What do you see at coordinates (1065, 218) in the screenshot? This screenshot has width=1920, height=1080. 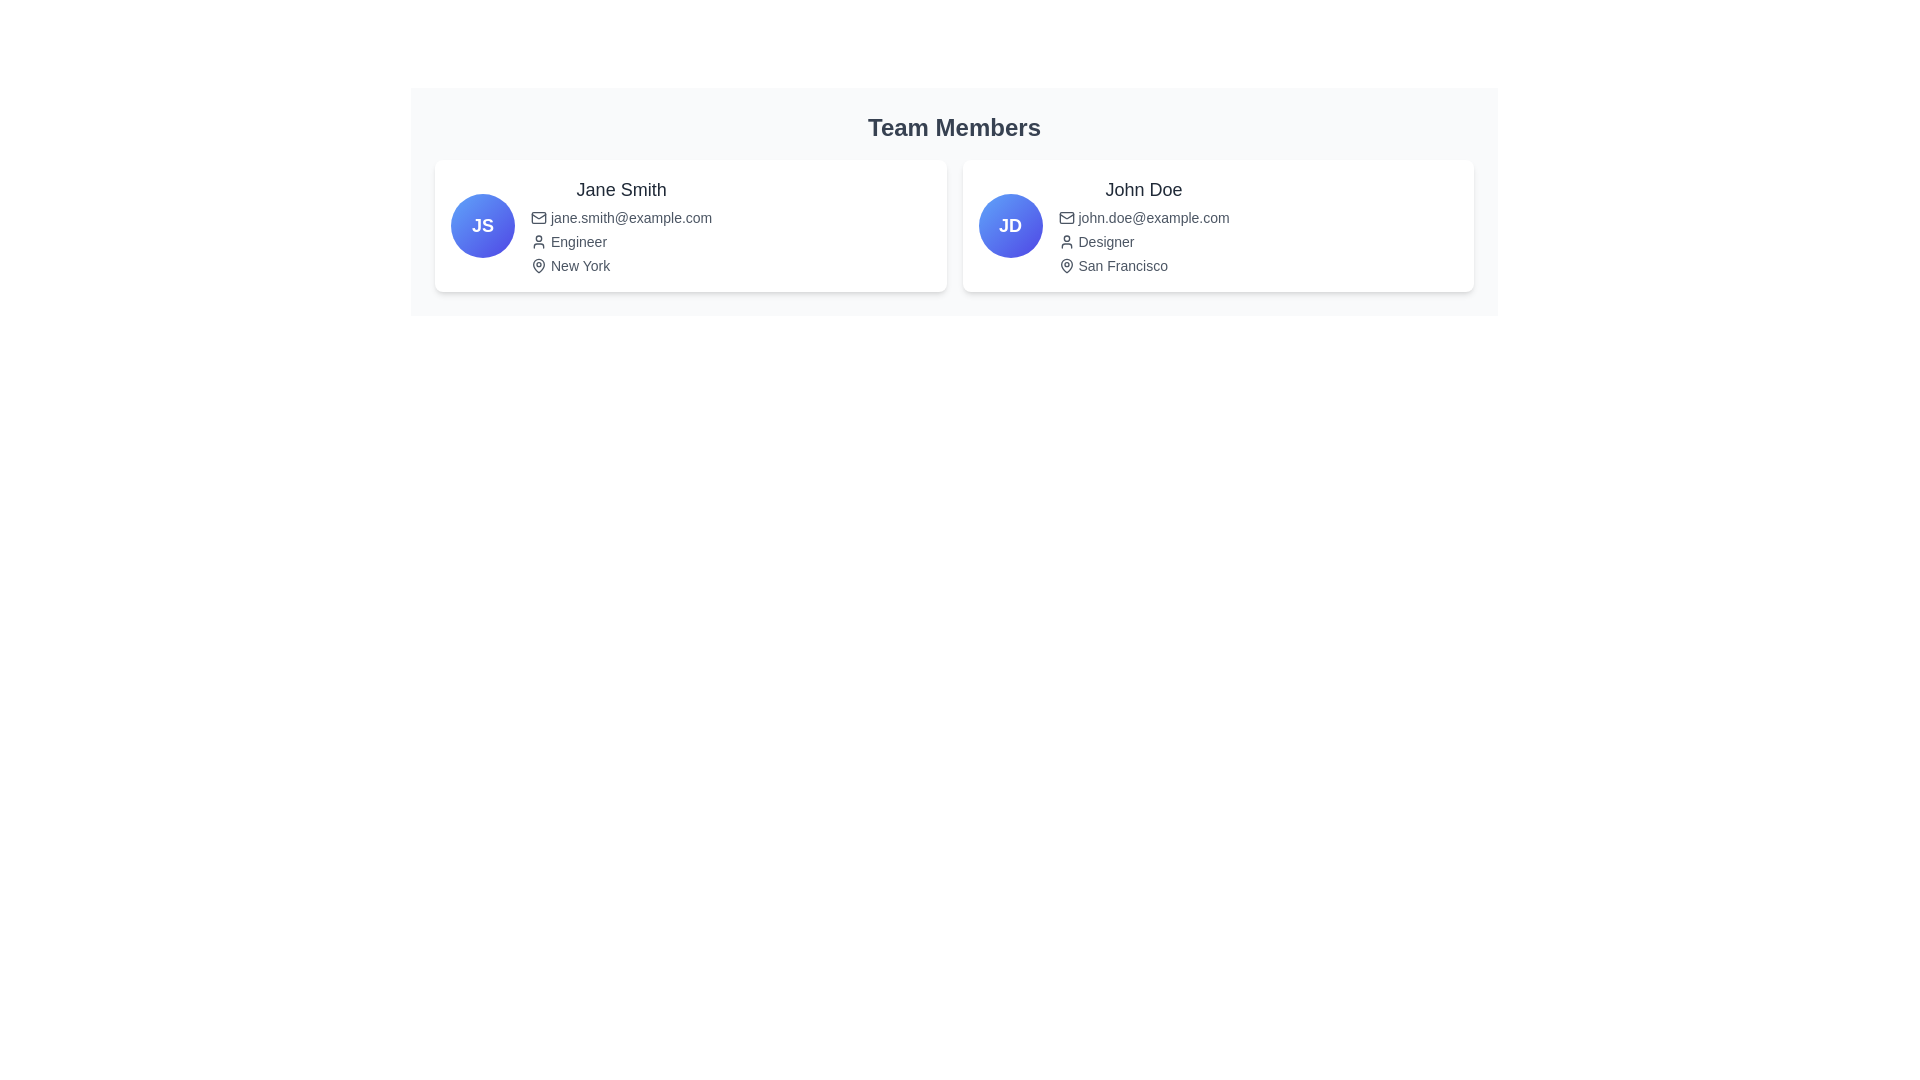 I see `the envelope icon representing email for John Doe, located to the left of the email text 'john.doe@example.com' within the 'Team Members' card` at bounding box center [1065, 218].